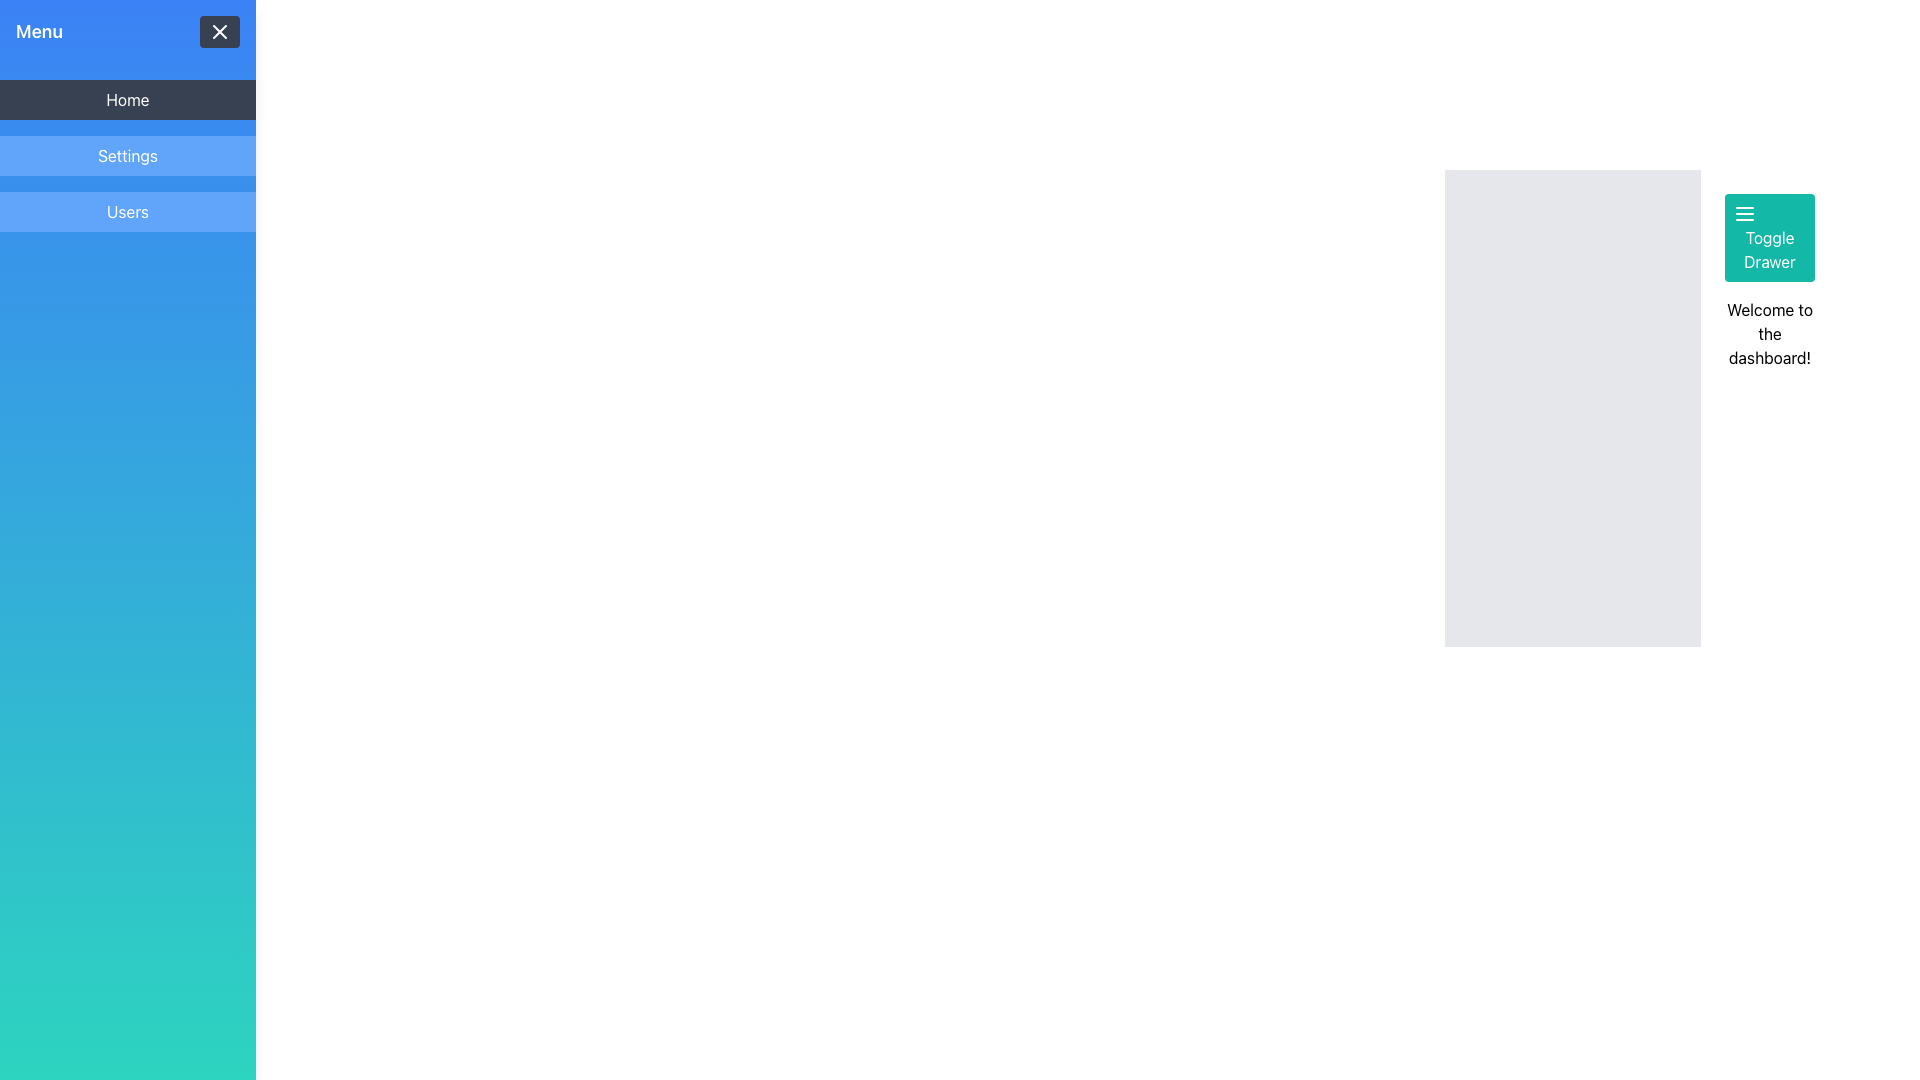 Image resolution: width=1920 pixels, height=1080 pixels. Describe the element at coordinates (1744, 213) in the screenshot. I see `the icon composed of three horizontal lines located in the top-left corner of the 'Toggle Drawer' button with a teal background` at that location.